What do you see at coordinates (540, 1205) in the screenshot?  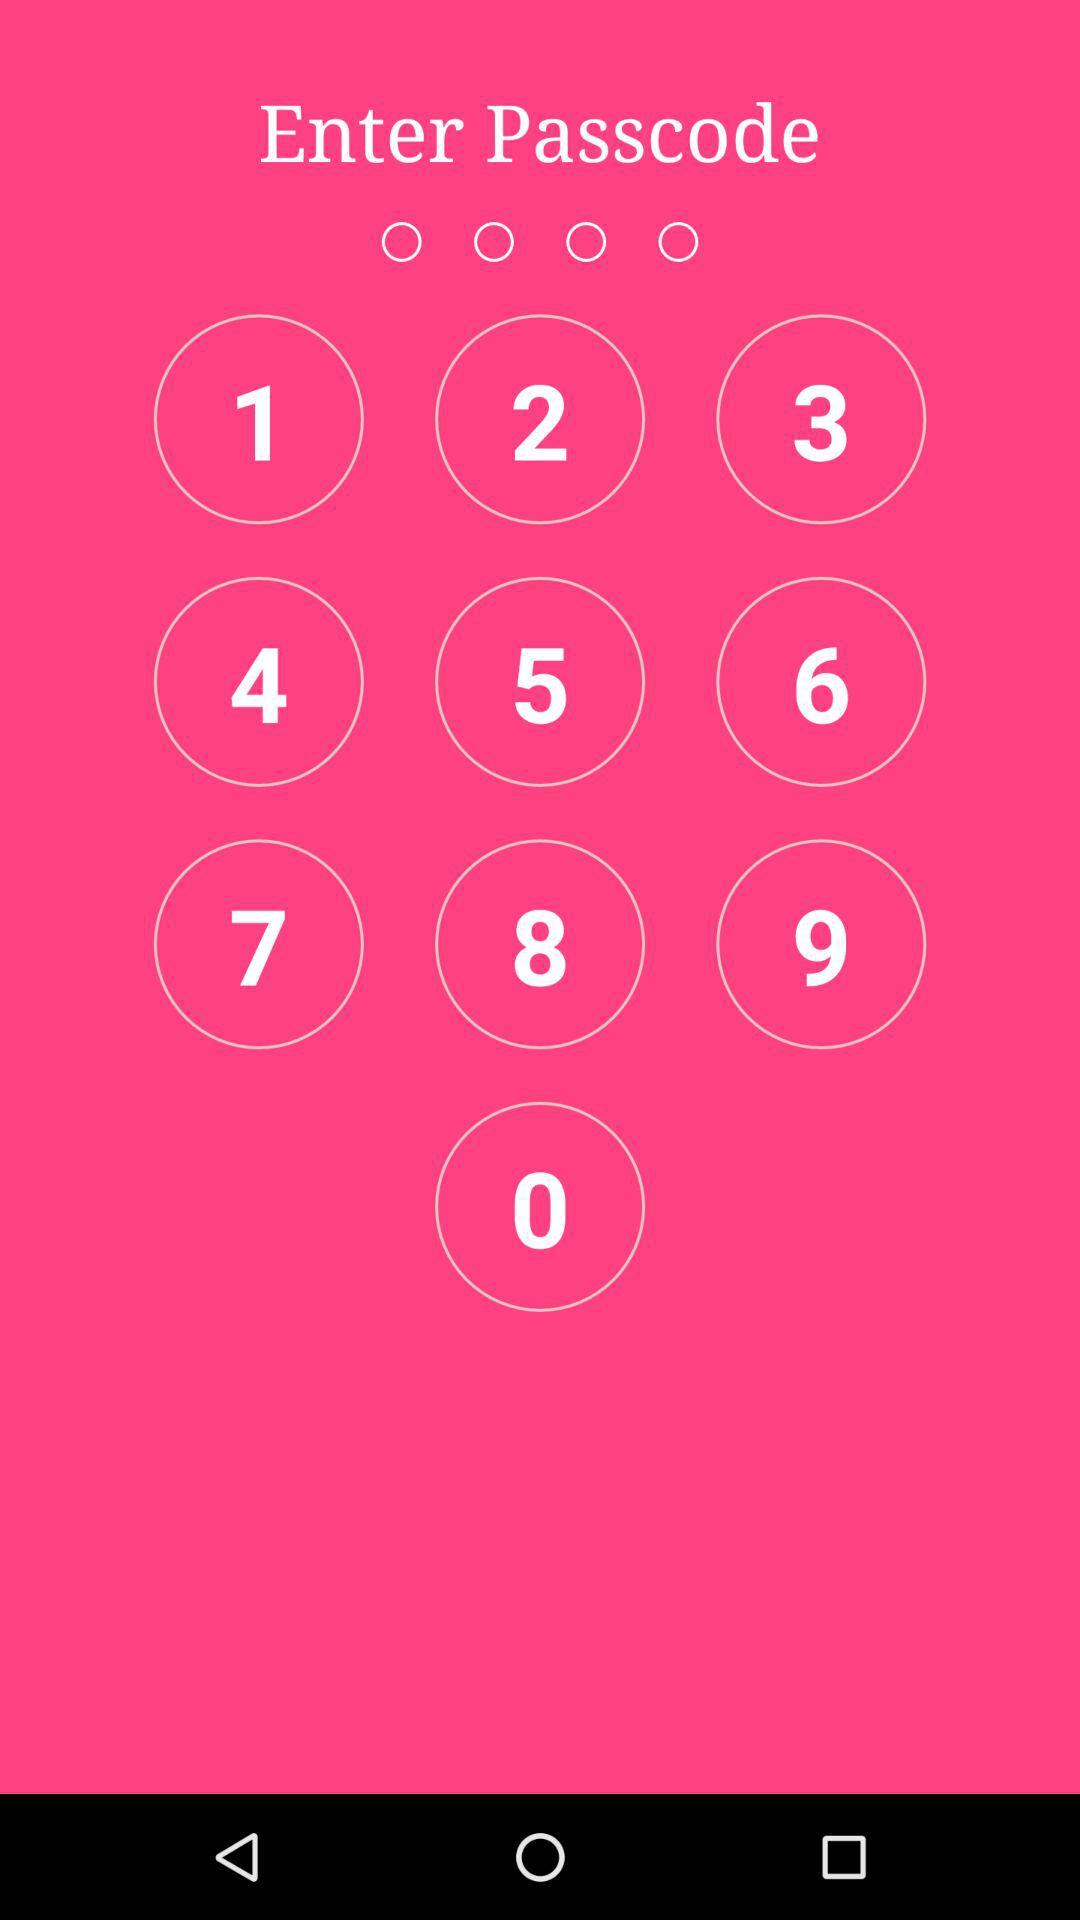 I see `the icon below the 8 item` at bounding box center [540, 1205].